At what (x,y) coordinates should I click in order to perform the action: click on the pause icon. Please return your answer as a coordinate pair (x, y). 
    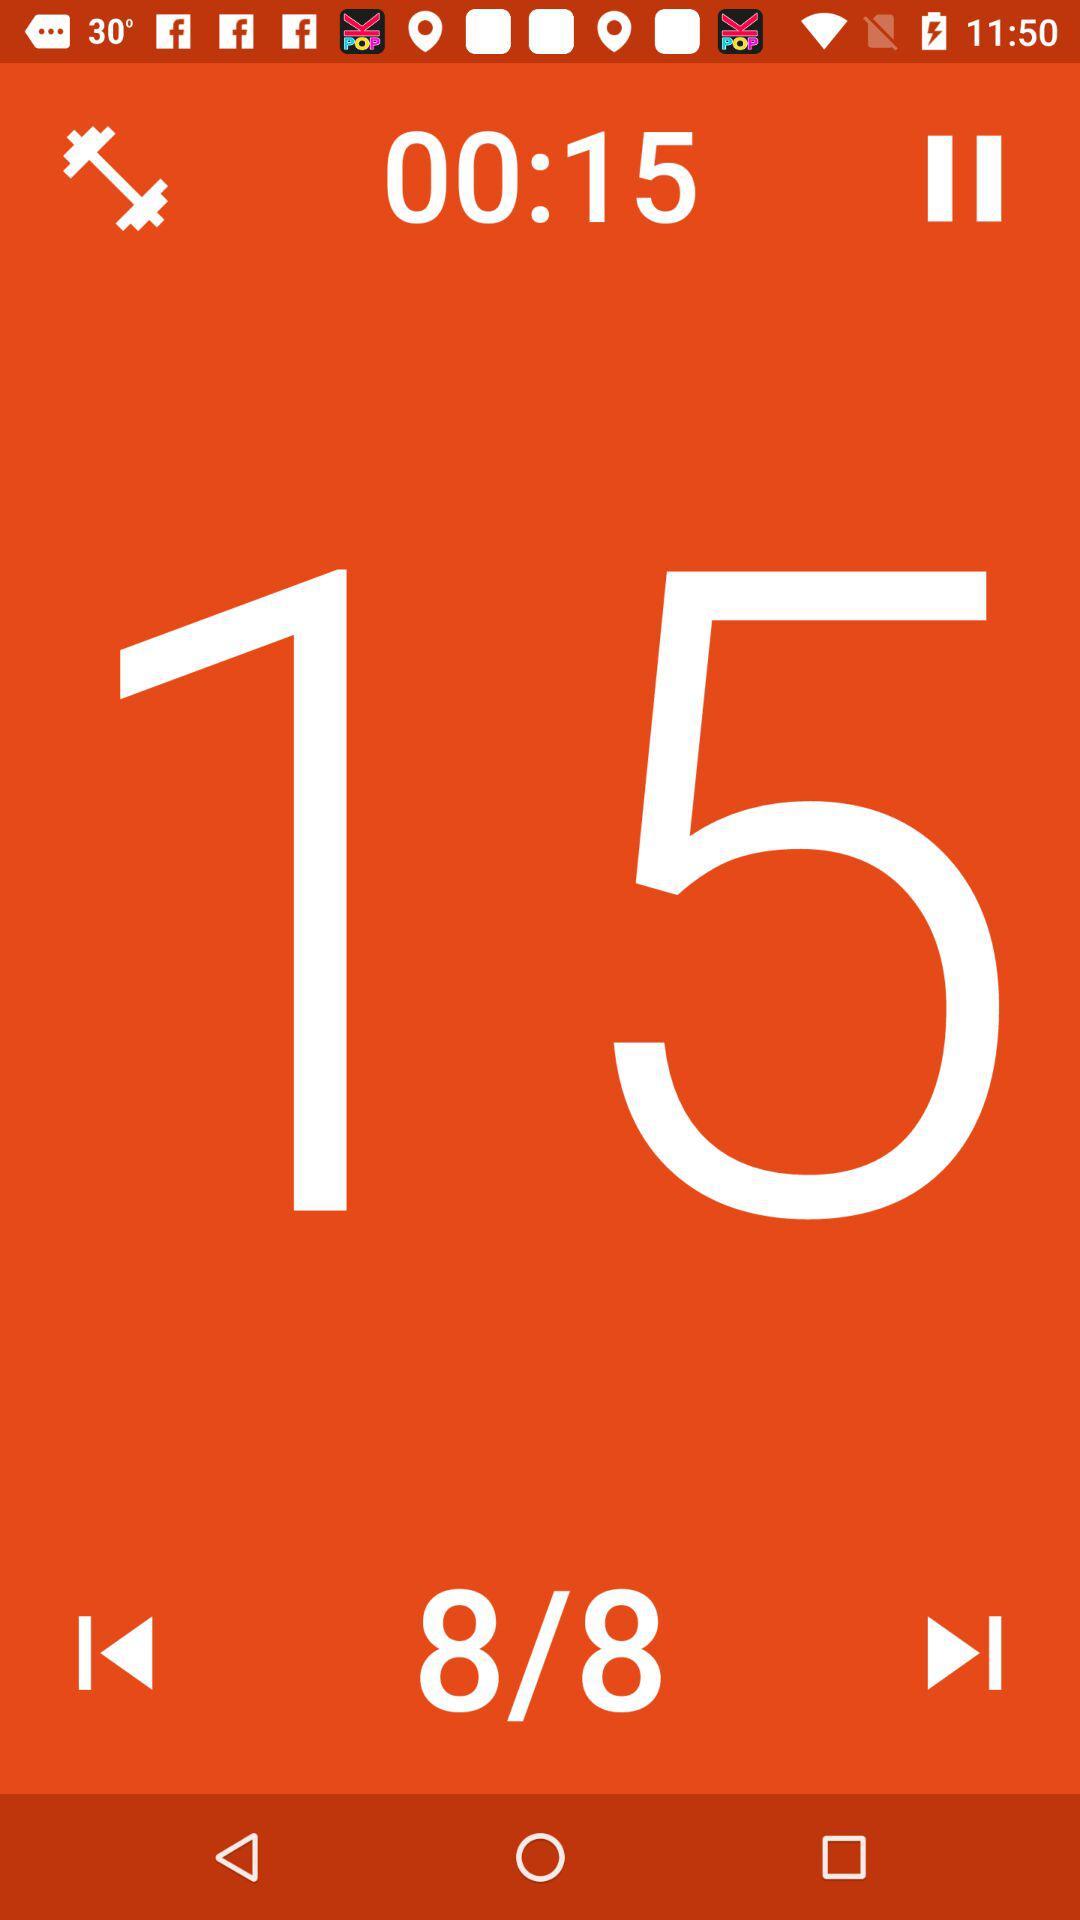
    Looking at the image, I should click on (963, 178).